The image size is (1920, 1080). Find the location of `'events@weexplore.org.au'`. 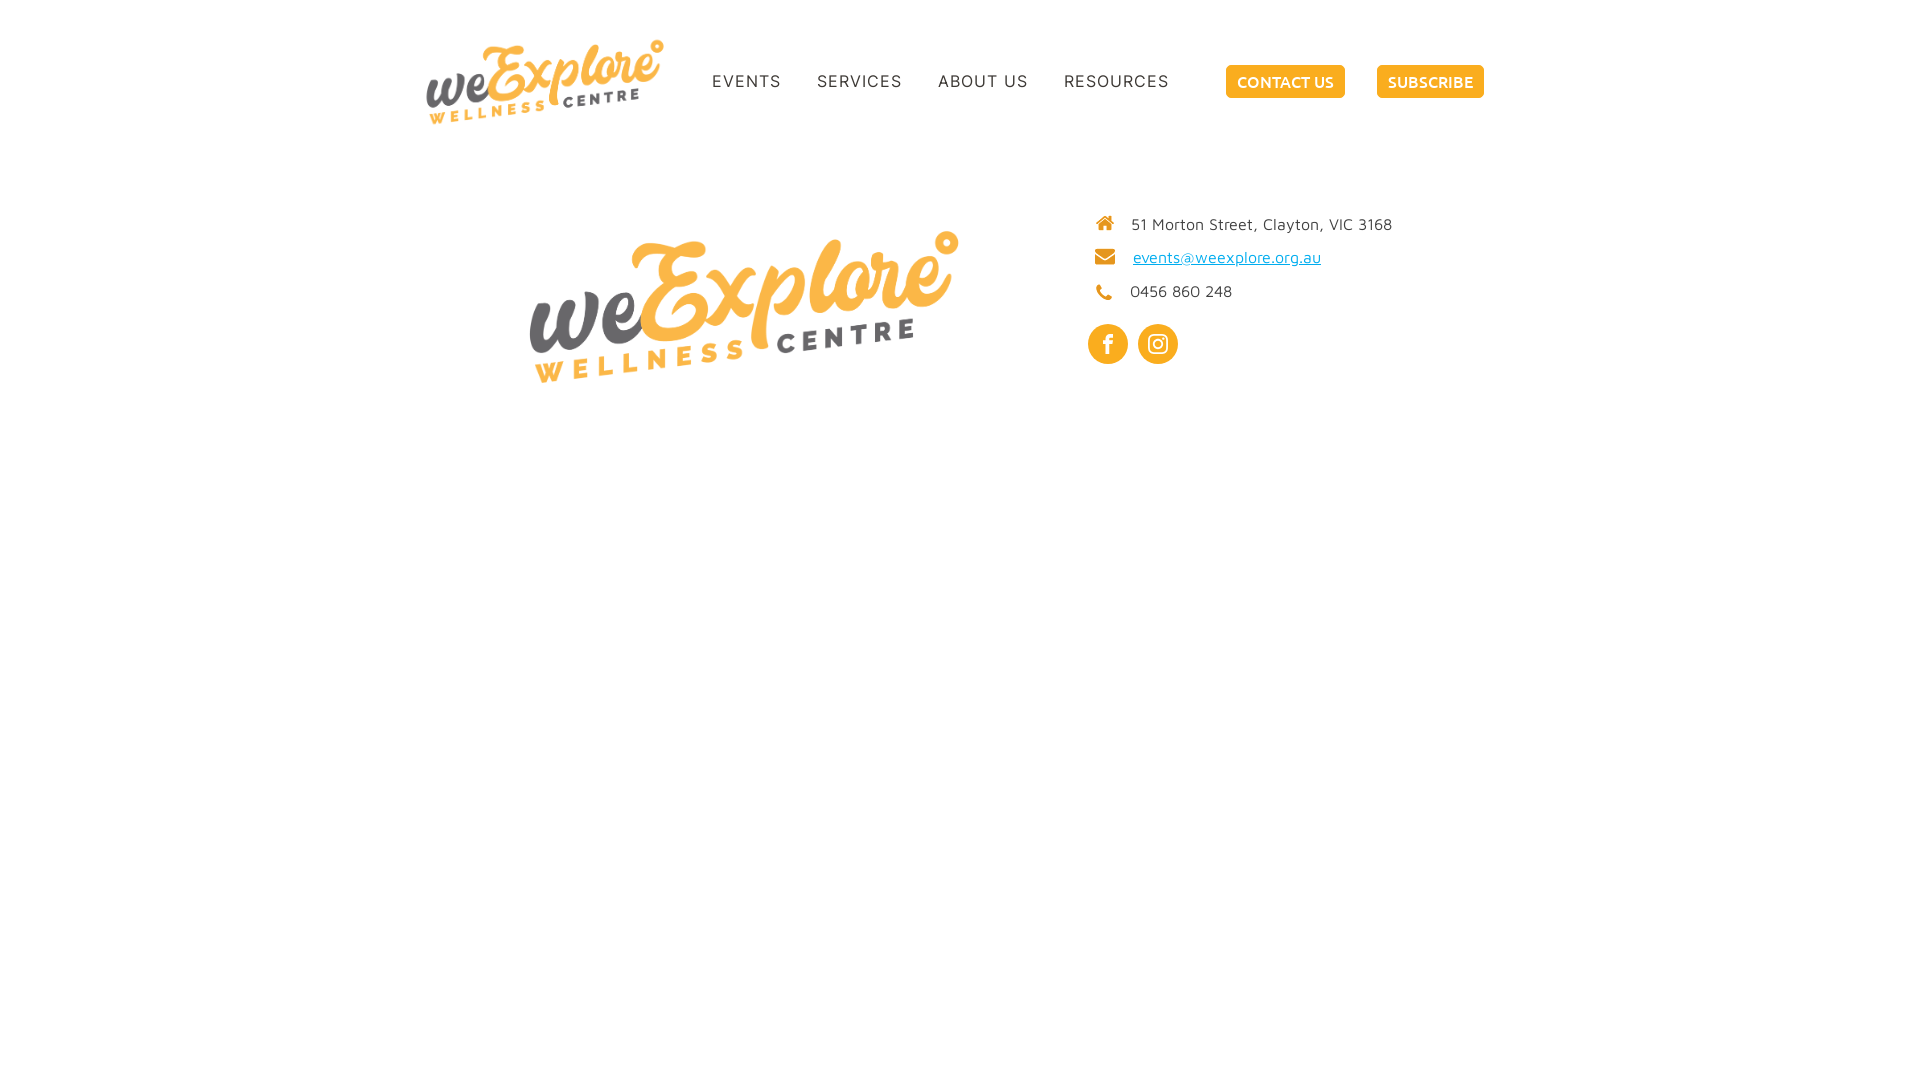

'events@weexplore.org.au' is located at coordinates (1226, 257).